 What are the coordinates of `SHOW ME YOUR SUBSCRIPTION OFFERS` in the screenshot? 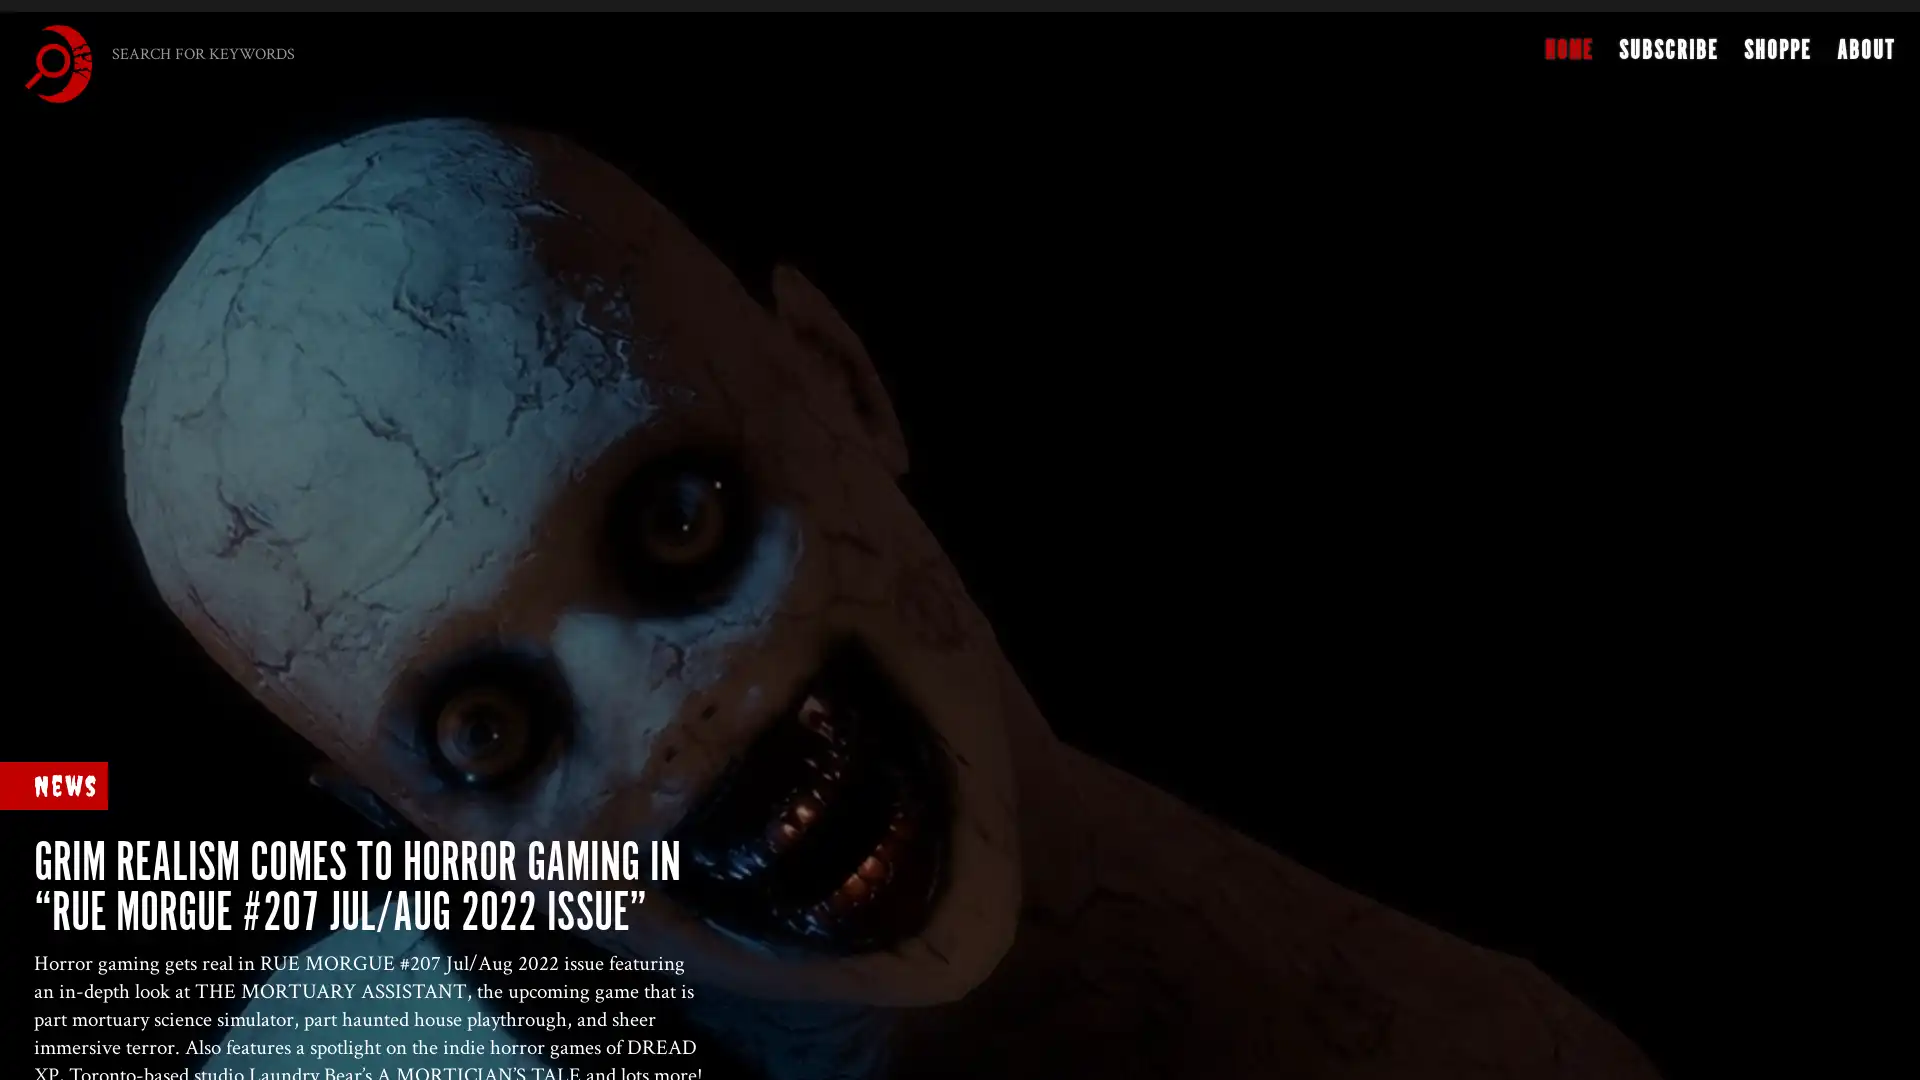 It's located at (841, 483).